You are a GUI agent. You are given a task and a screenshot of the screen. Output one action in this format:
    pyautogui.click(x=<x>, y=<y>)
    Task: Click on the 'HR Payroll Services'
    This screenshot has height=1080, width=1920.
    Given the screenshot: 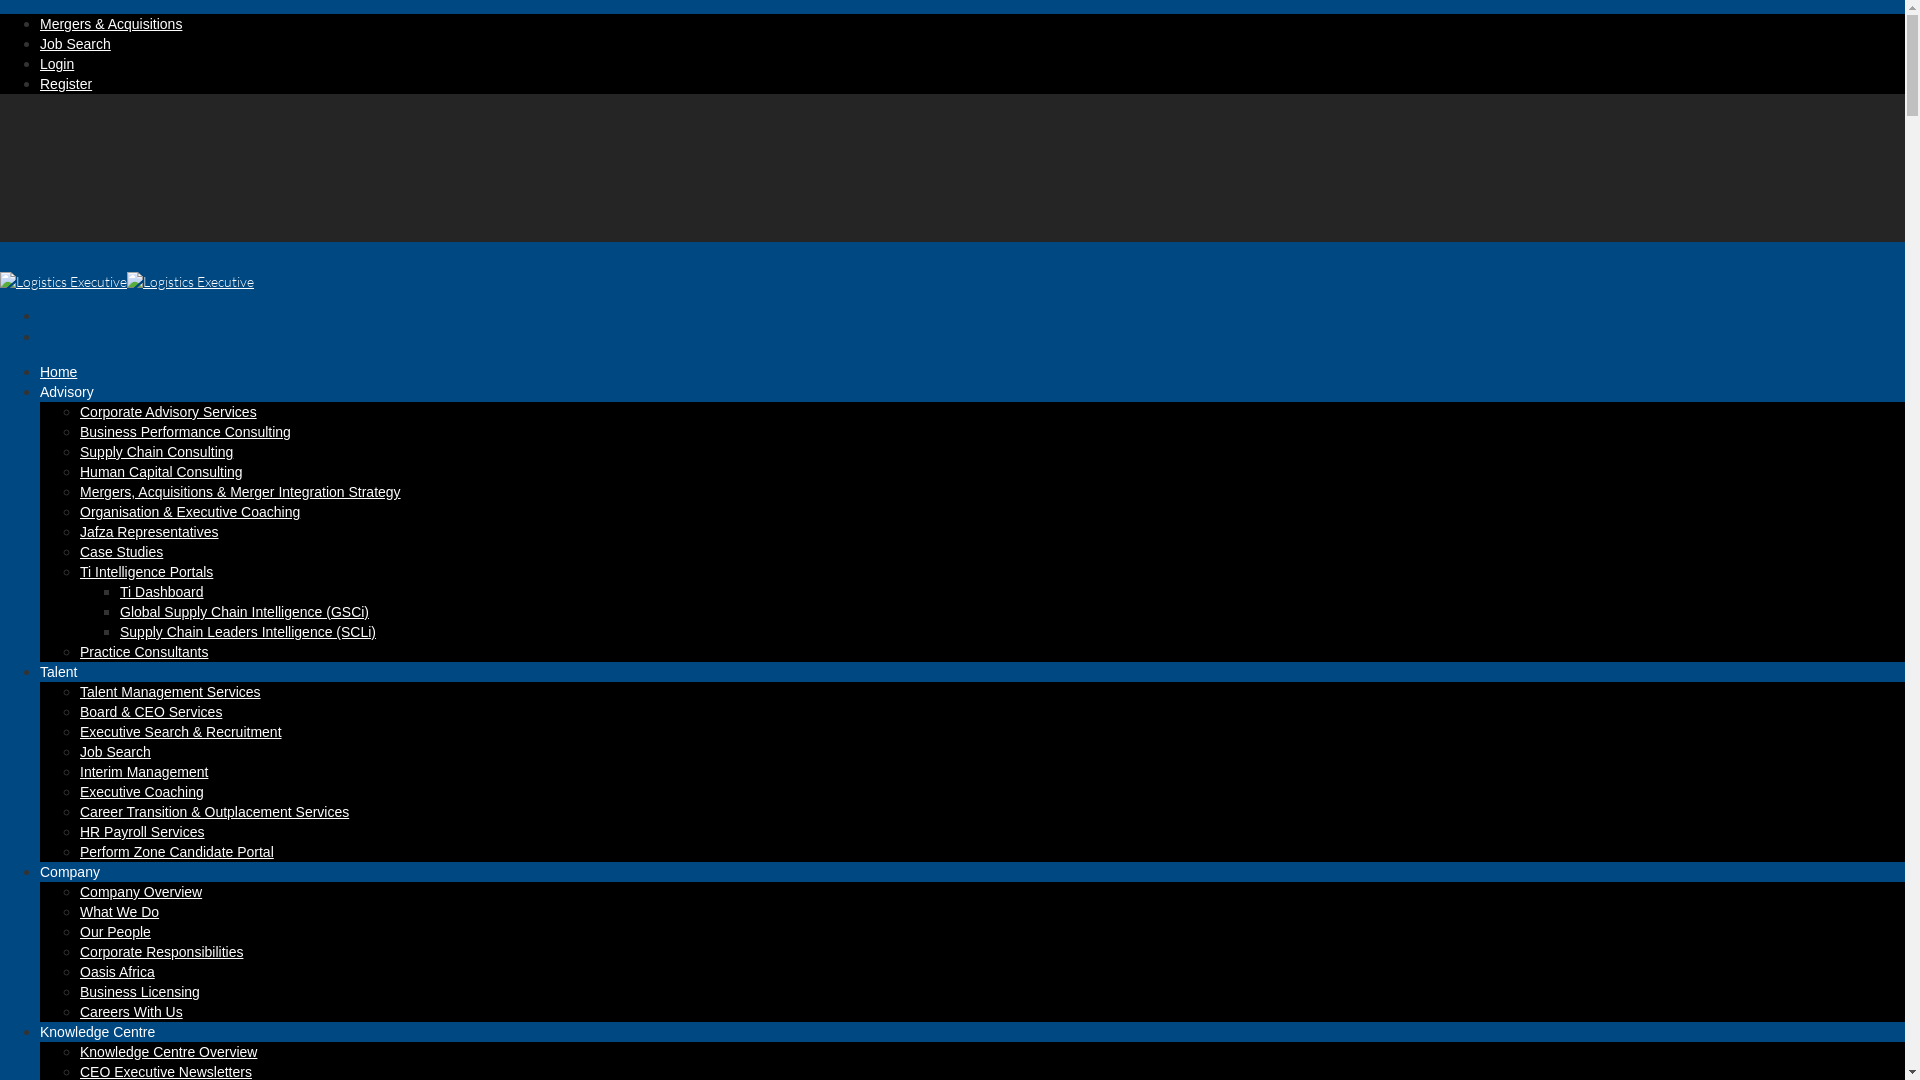 What is the action you would take?
    pyautogui.click(x=141, y=832)
    